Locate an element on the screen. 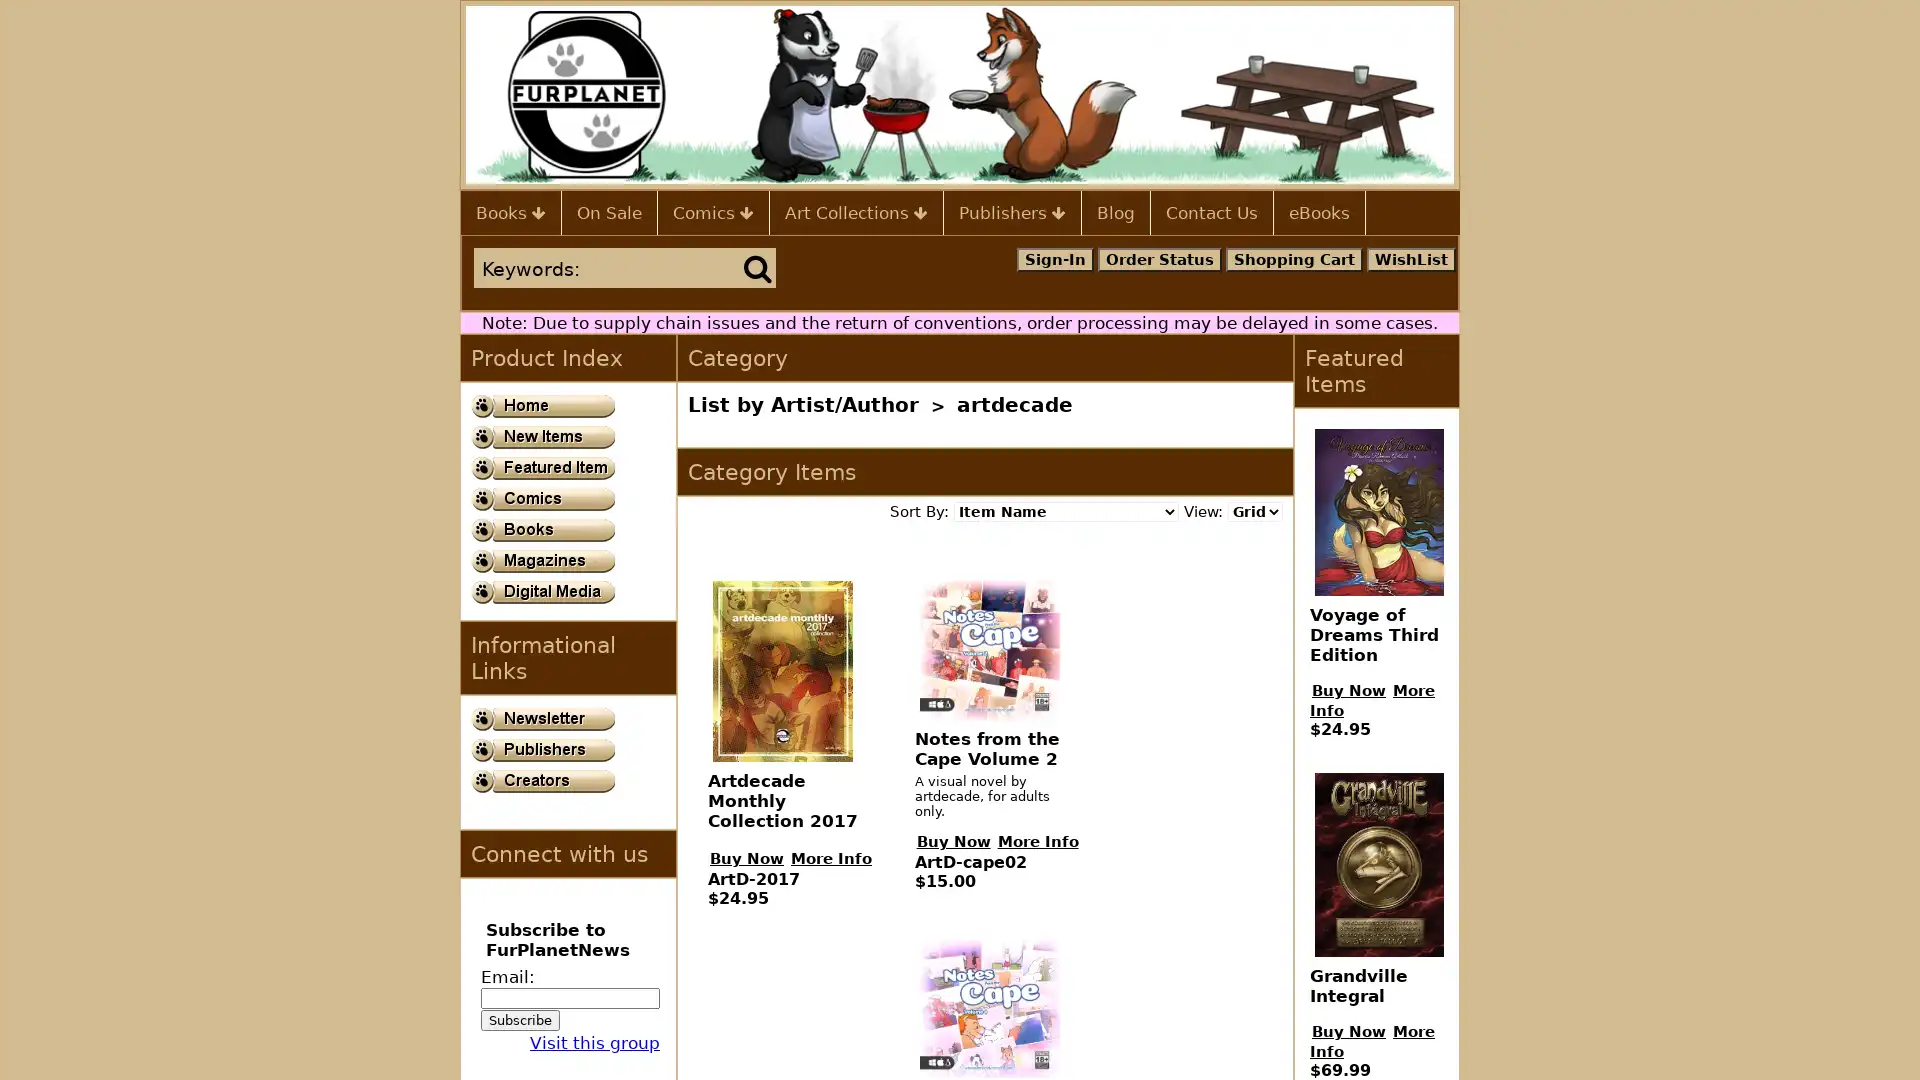 Image resolution: width=1920 pixels, height=1080 pixels. Order Status is located at coordinates (1160, 257).